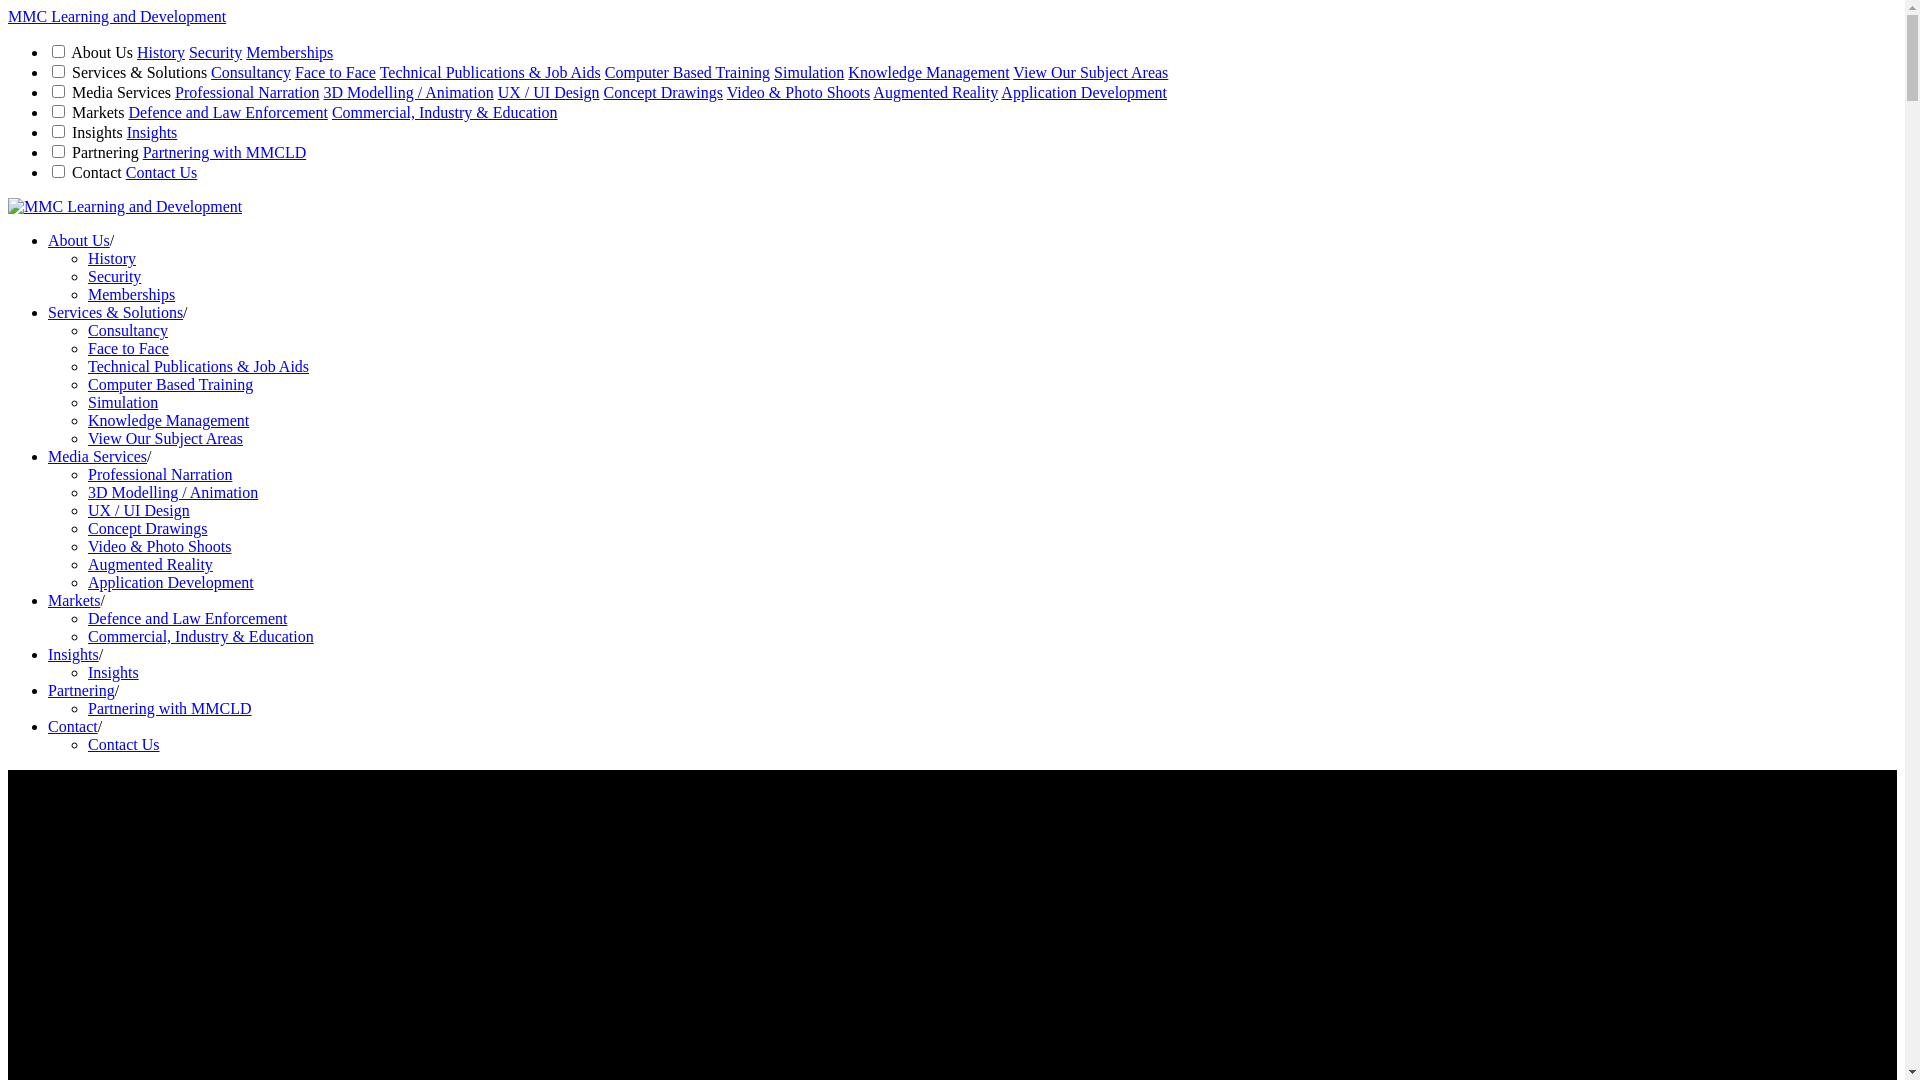 Image resolution: width=1920 pixels, height=1080 pixels. I want to click on 'Contact', so click(72, 726).